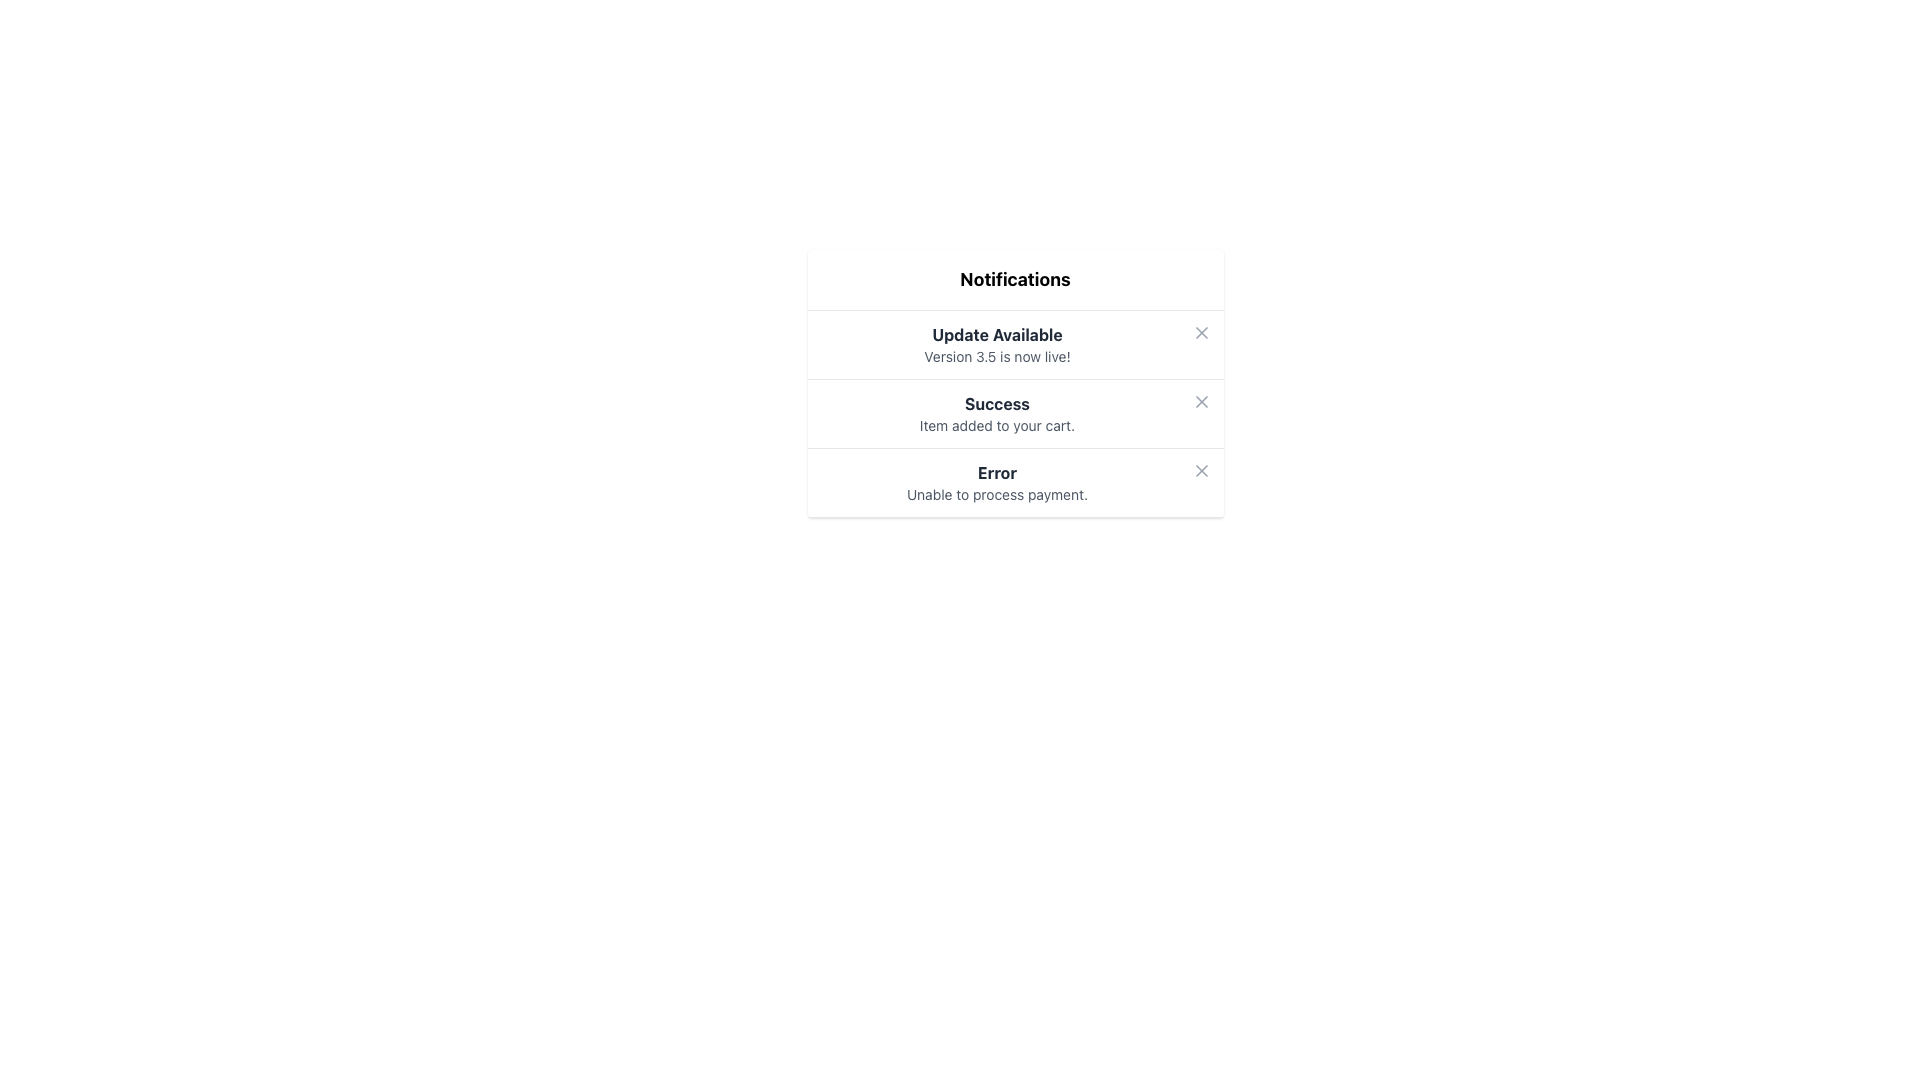 This screenshot has width=1920, height=1080. I want to click on the text element that reads 'Item added to your cart.' located directly below the 'Success' header in the notification interface, so click(997, 424).